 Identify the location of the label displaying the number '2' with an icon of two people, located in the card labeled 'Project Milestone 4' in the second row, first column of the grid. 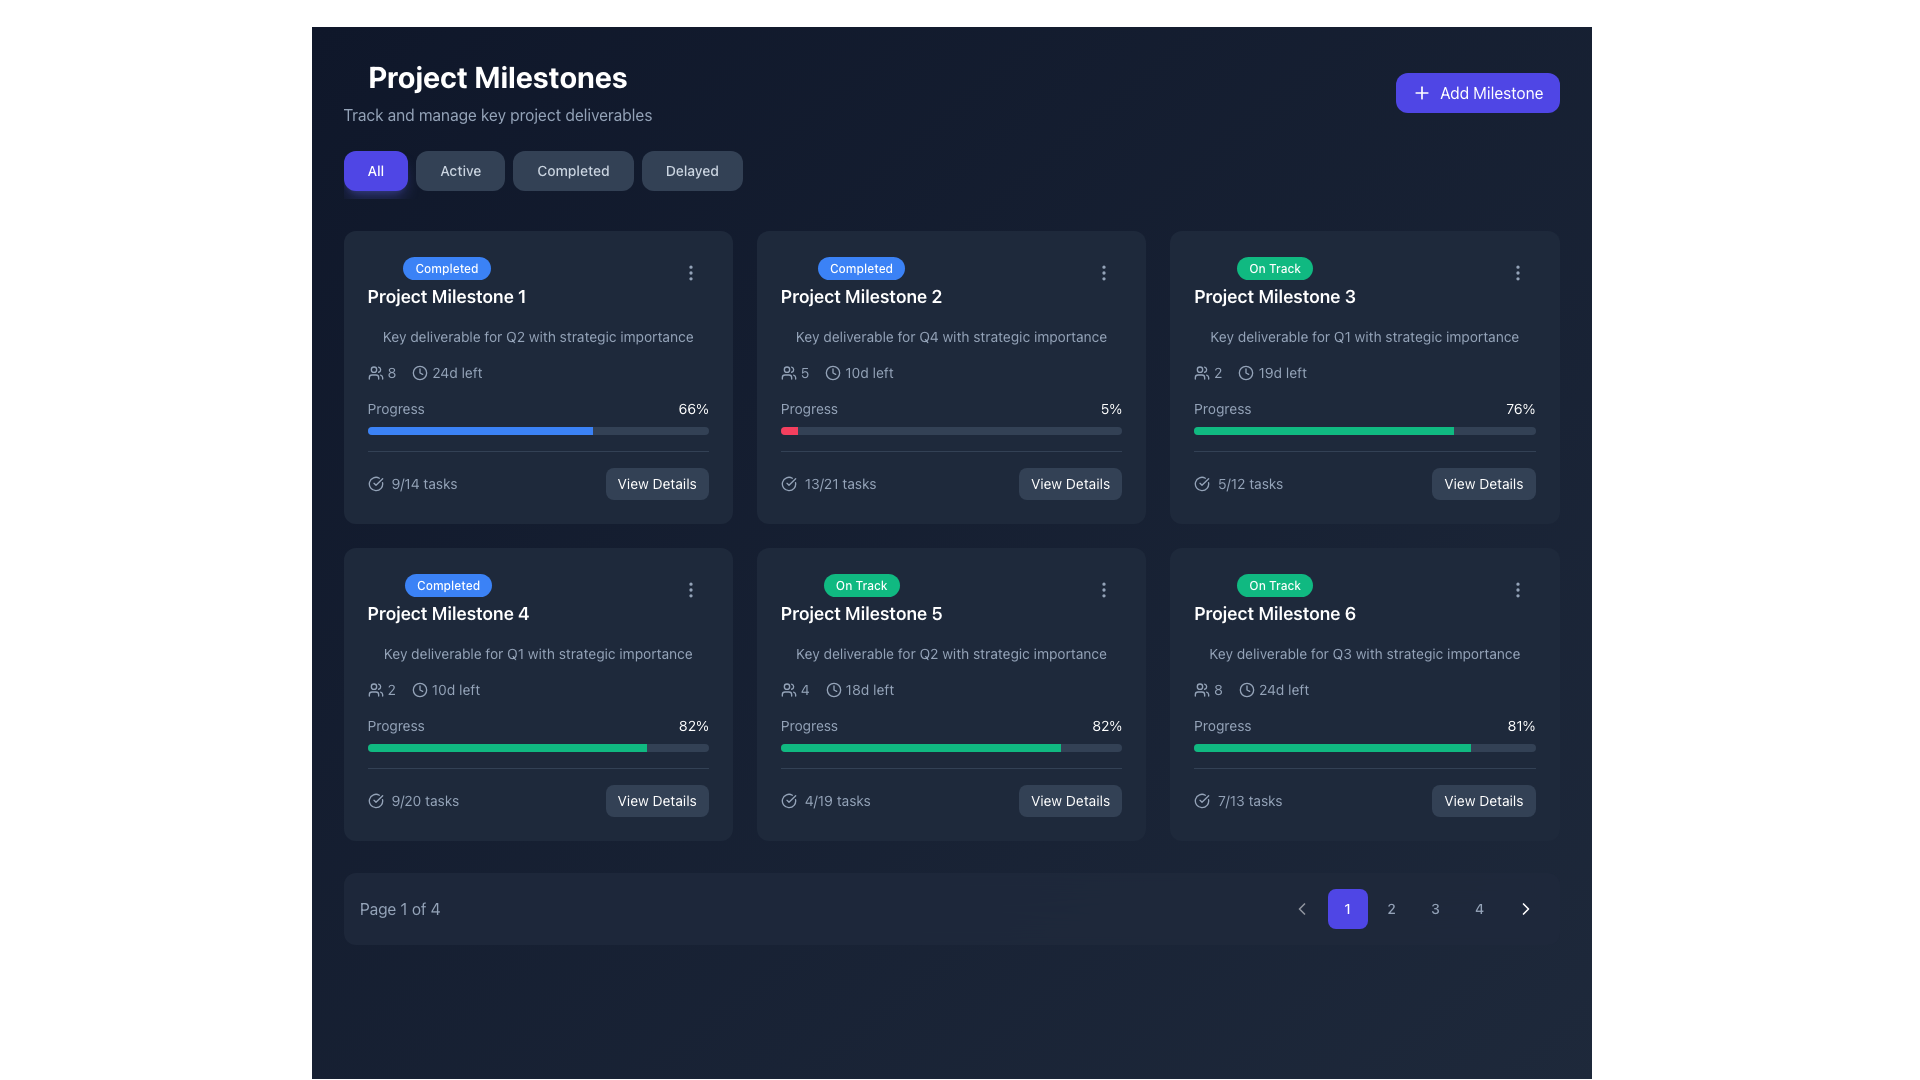
(381, 689).